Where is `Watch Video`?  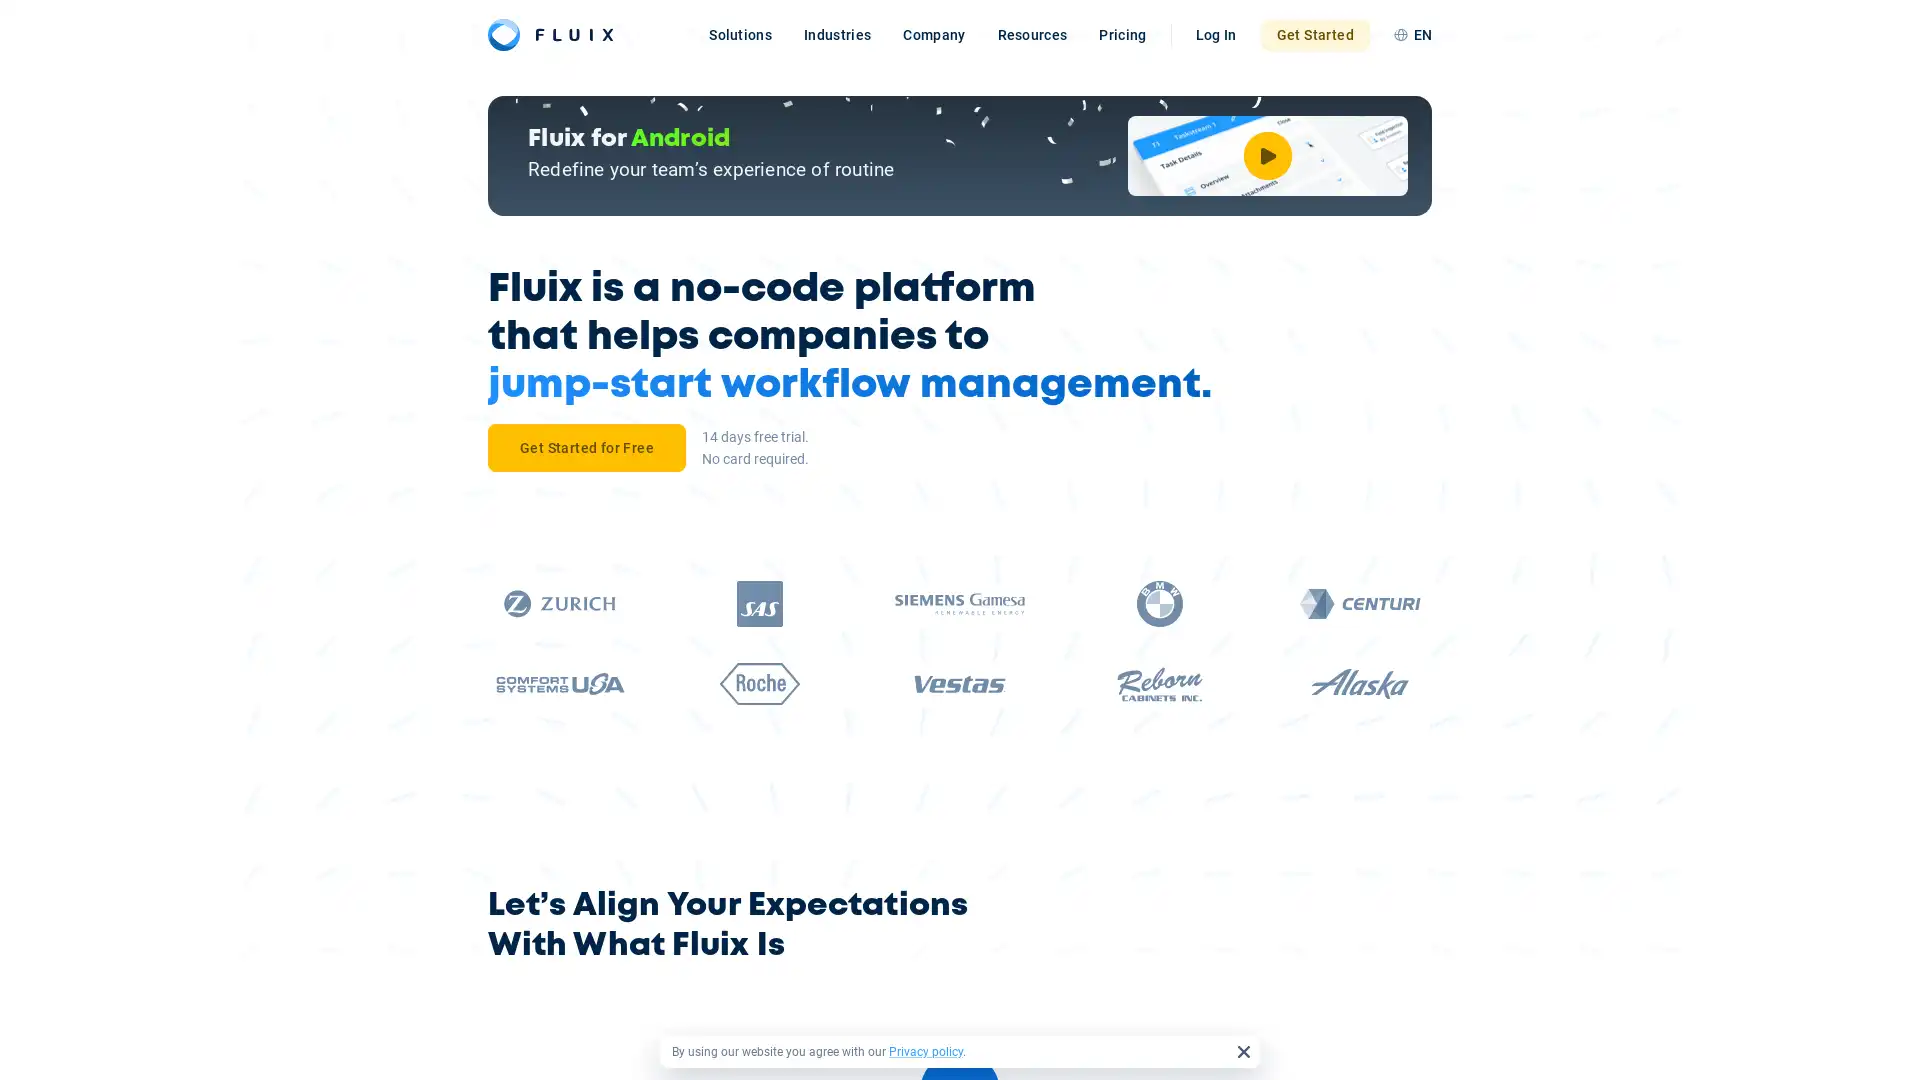
Watch Video is located at coordinates (1266, 154).